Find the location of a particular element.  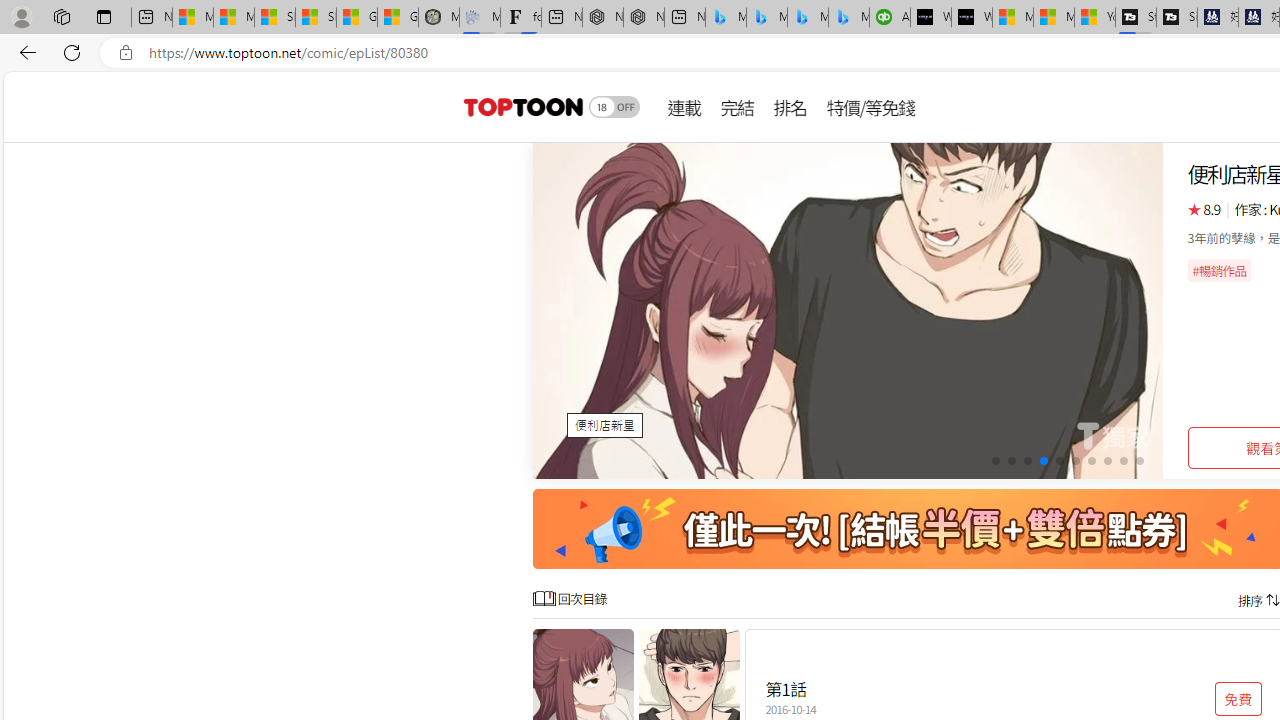

'Back' is located at coordinates (24, 51).